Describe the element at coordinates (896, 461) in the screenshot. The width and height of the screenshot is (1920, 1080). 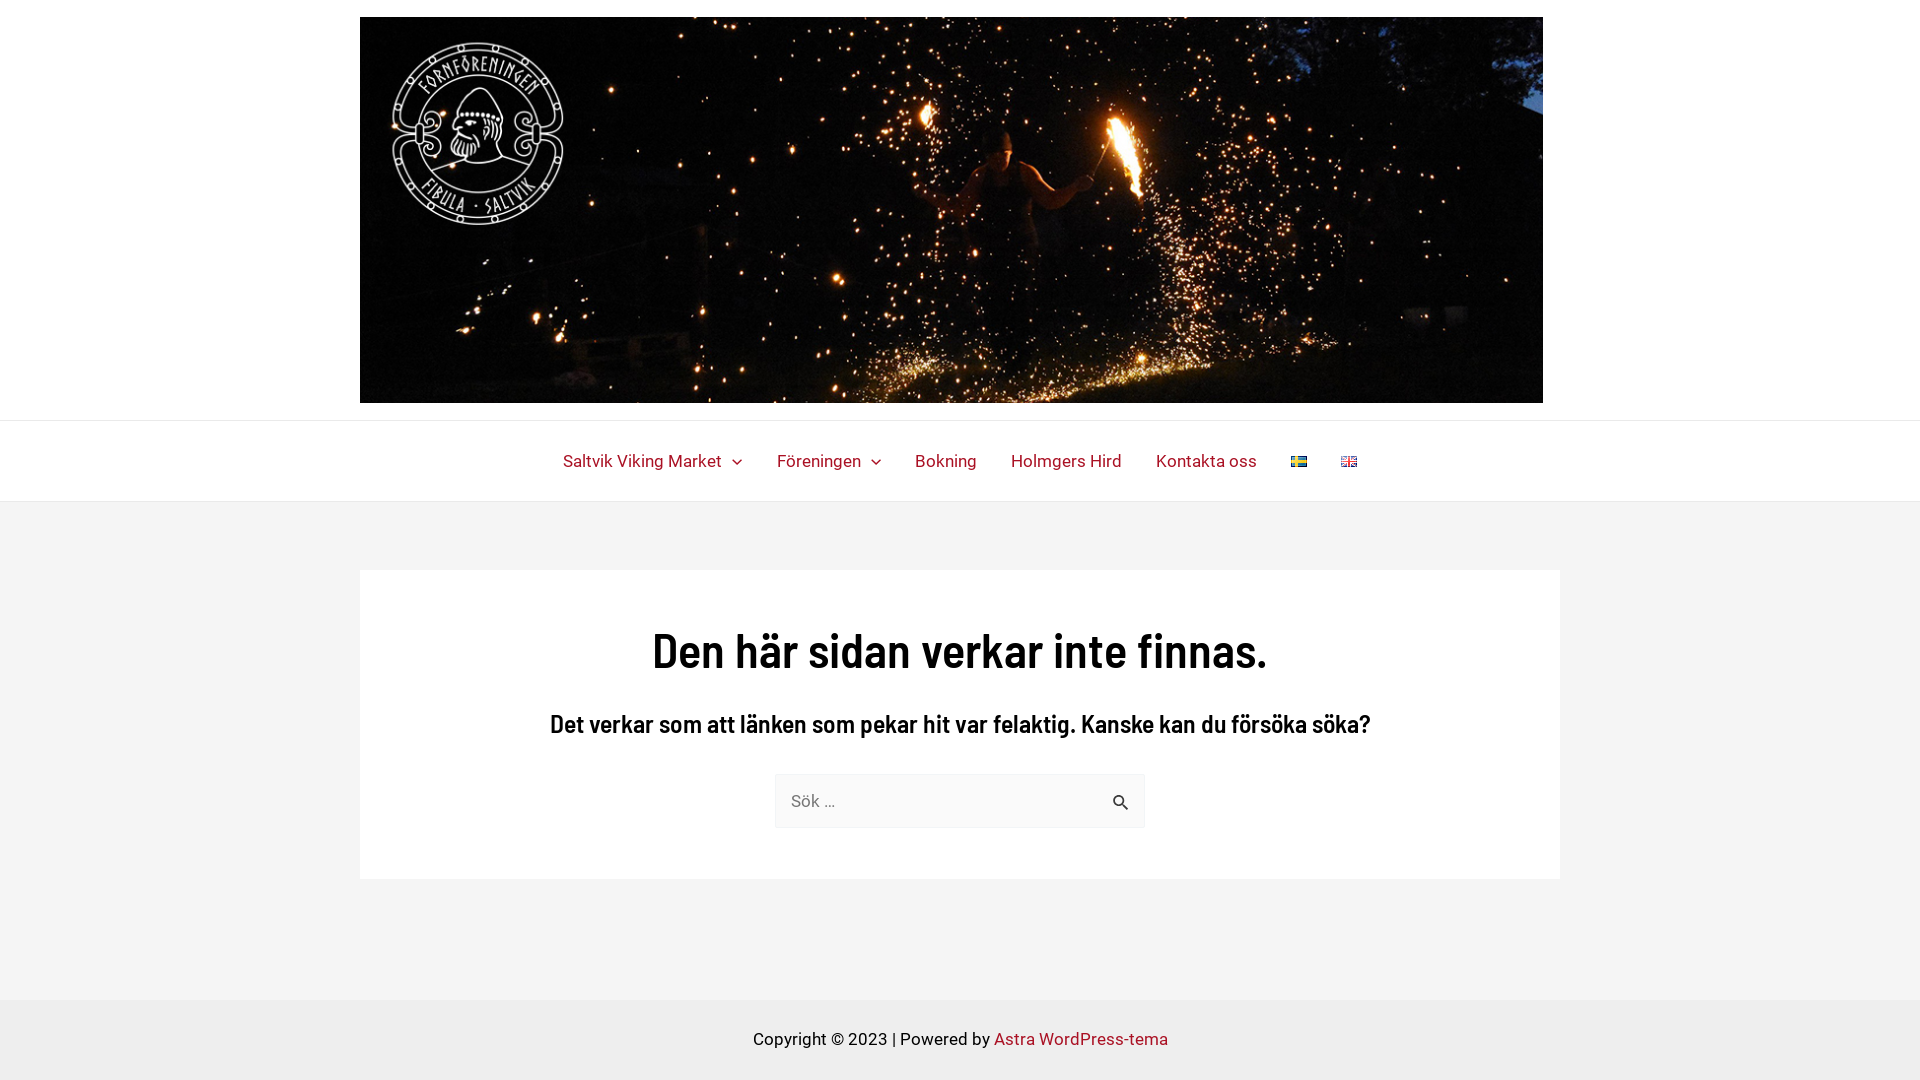
I see `'Bokning'` at that location.